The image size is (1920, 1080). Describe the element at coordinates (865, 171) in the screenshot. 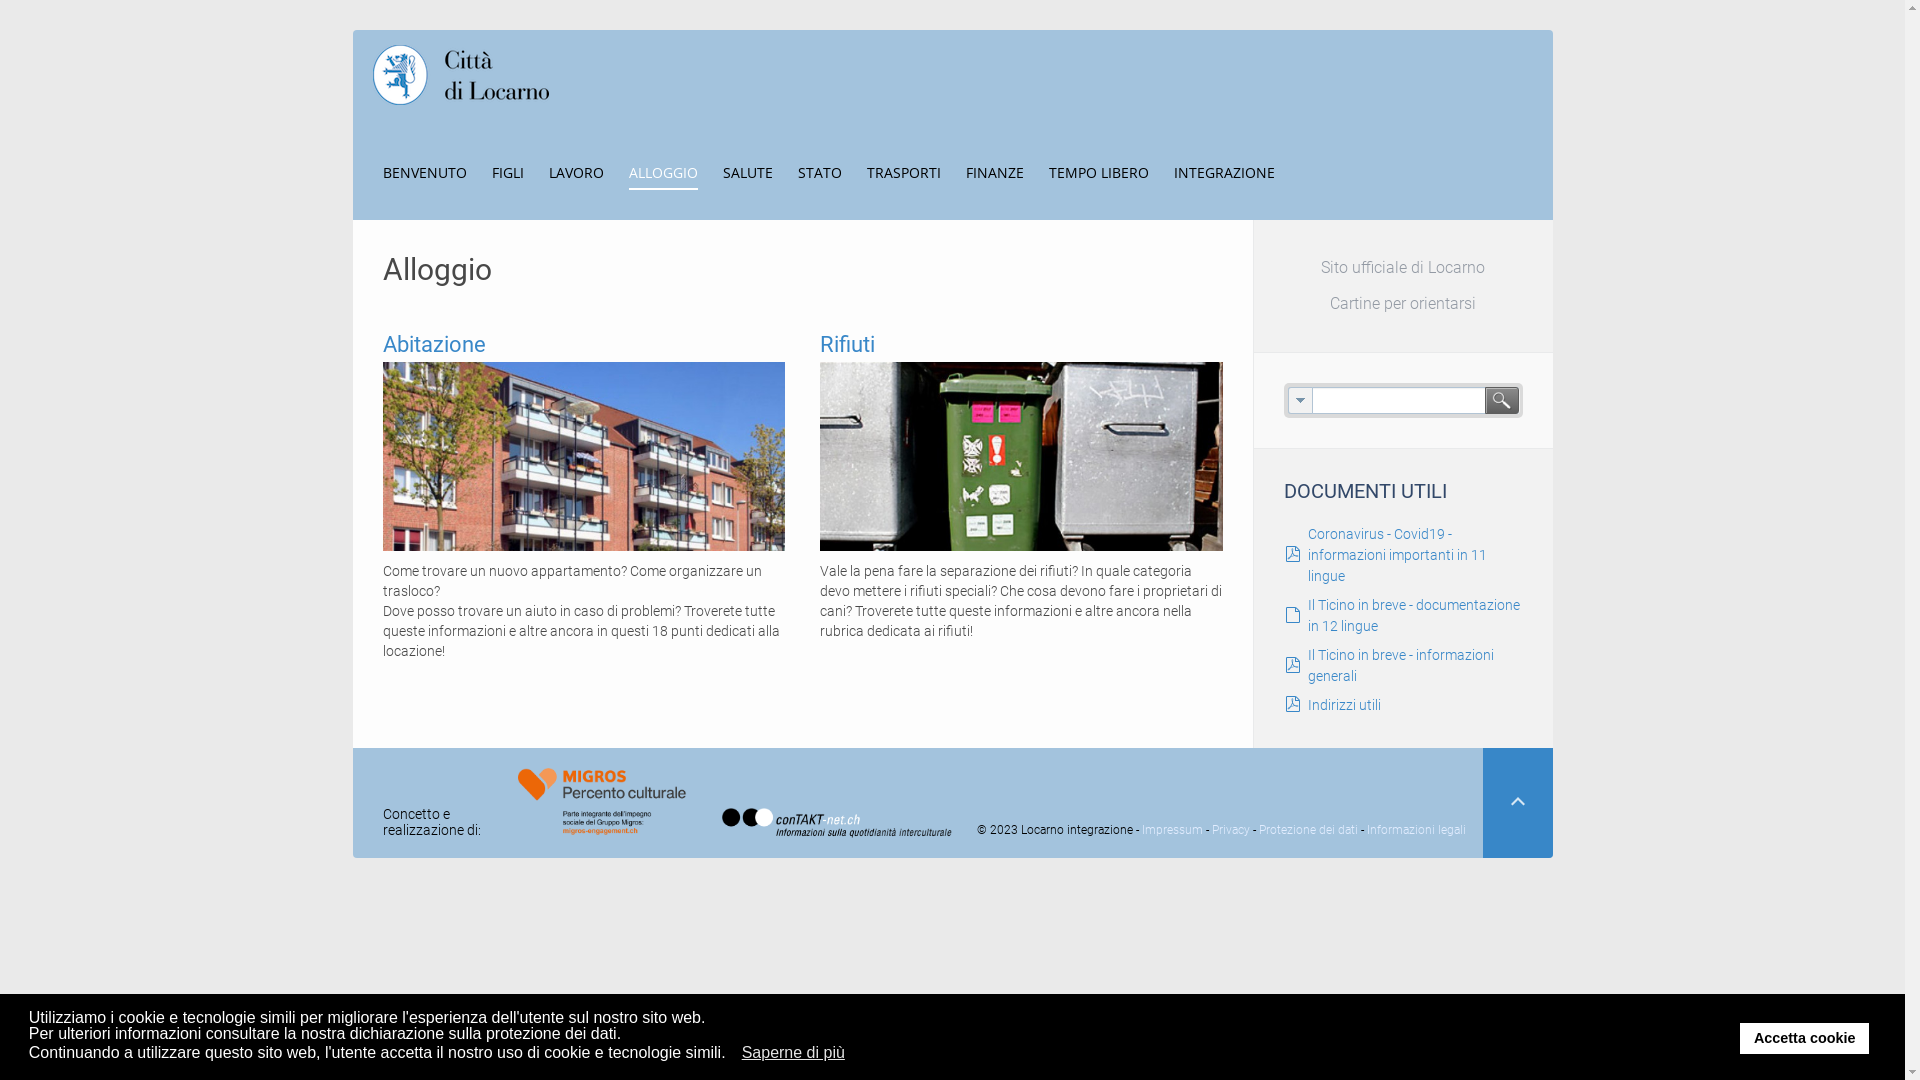

I see `'TRASPORTI'` at that location.